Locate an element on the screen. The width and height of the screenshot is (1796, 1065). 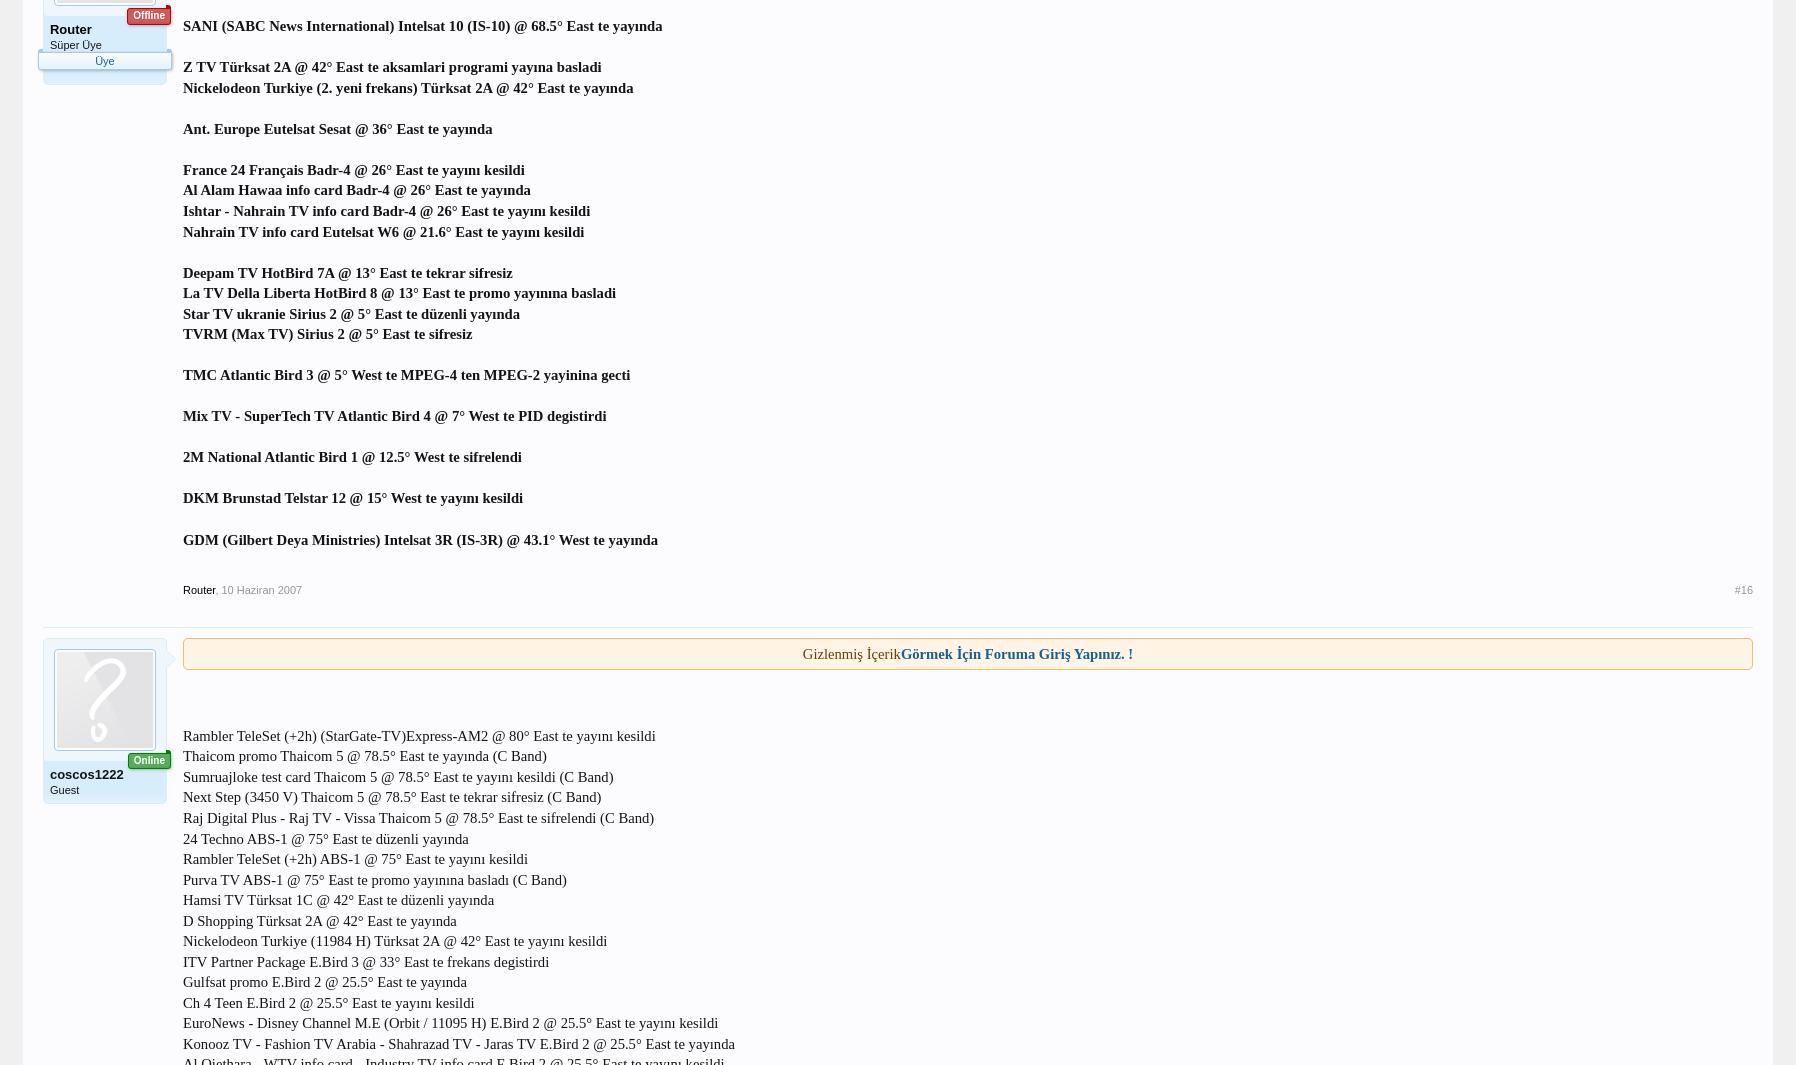
'Nickelodeon Turkiye (11984 H) Türksat 2A @ 42° East te yayını kesildi' is located at coordinates (394, 941).